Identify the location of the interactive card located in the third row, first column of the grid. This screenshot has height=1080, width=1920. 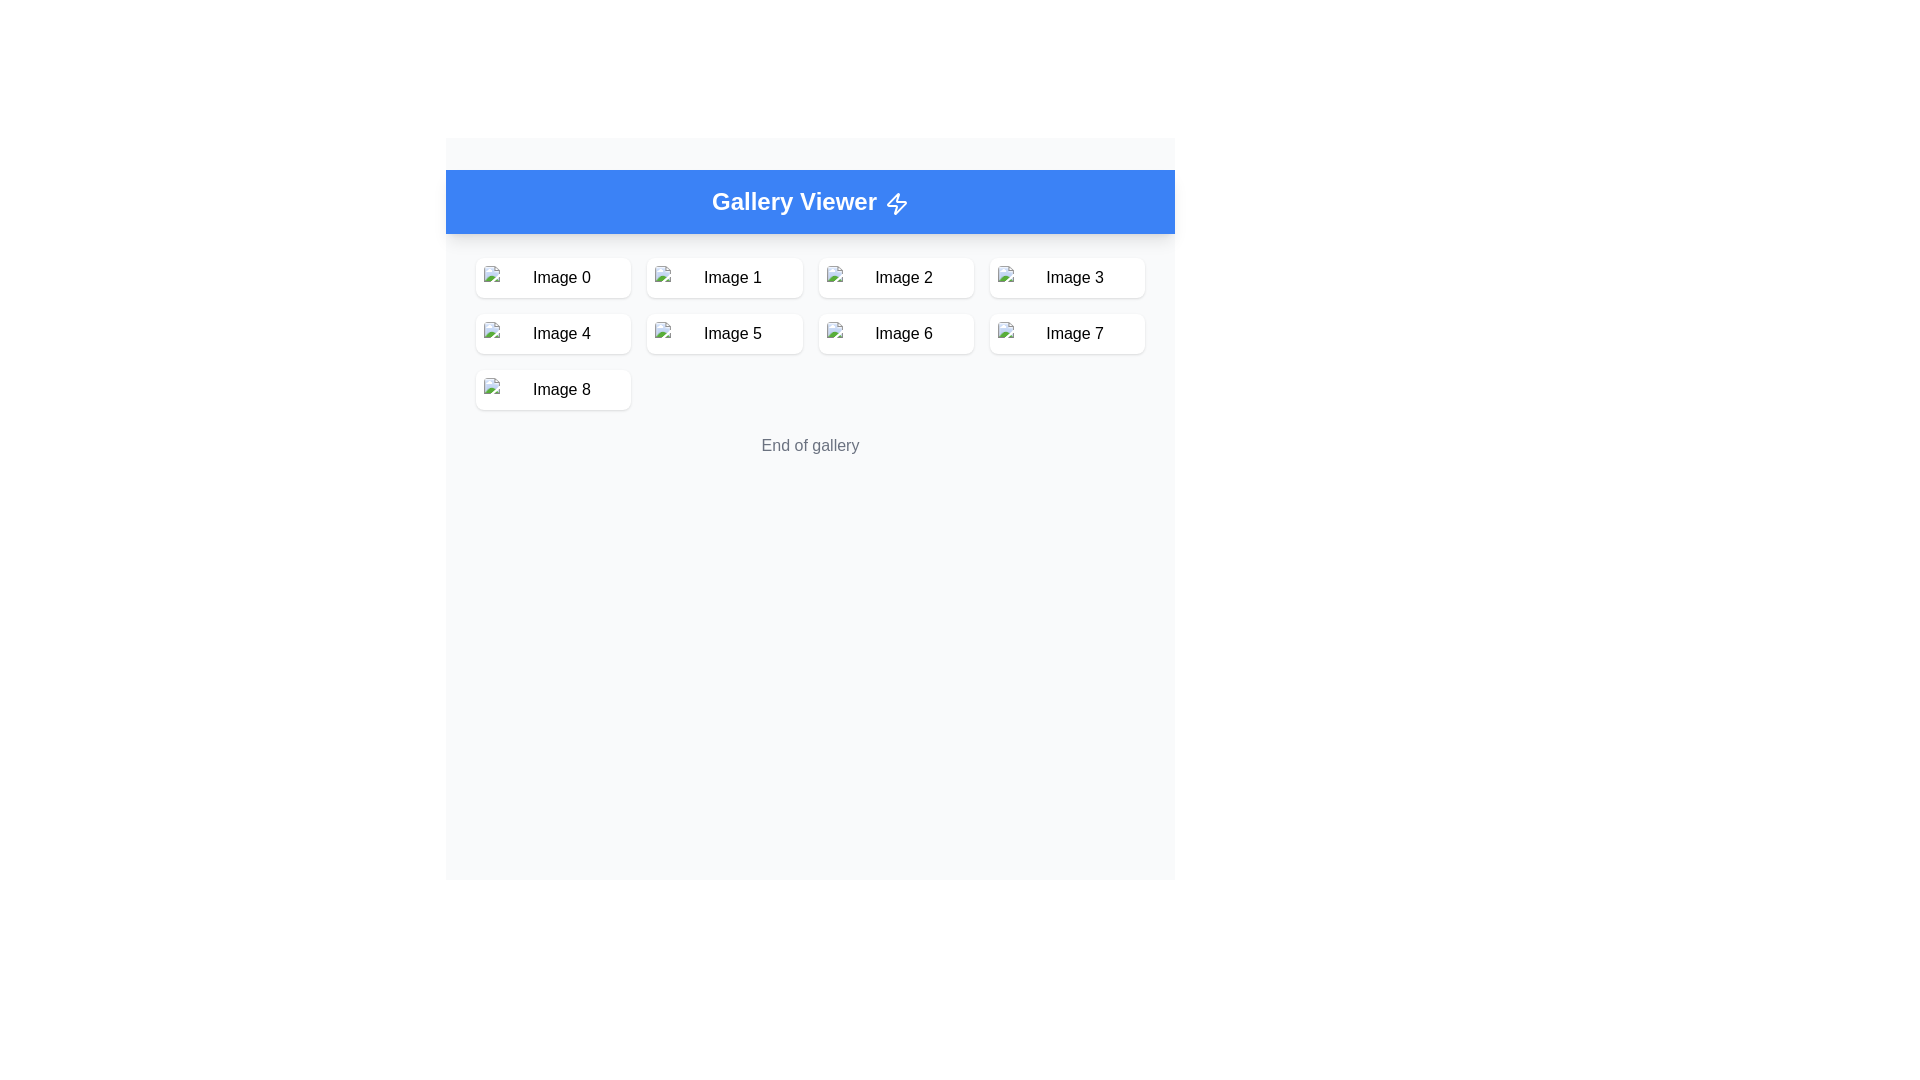
(553, 389).